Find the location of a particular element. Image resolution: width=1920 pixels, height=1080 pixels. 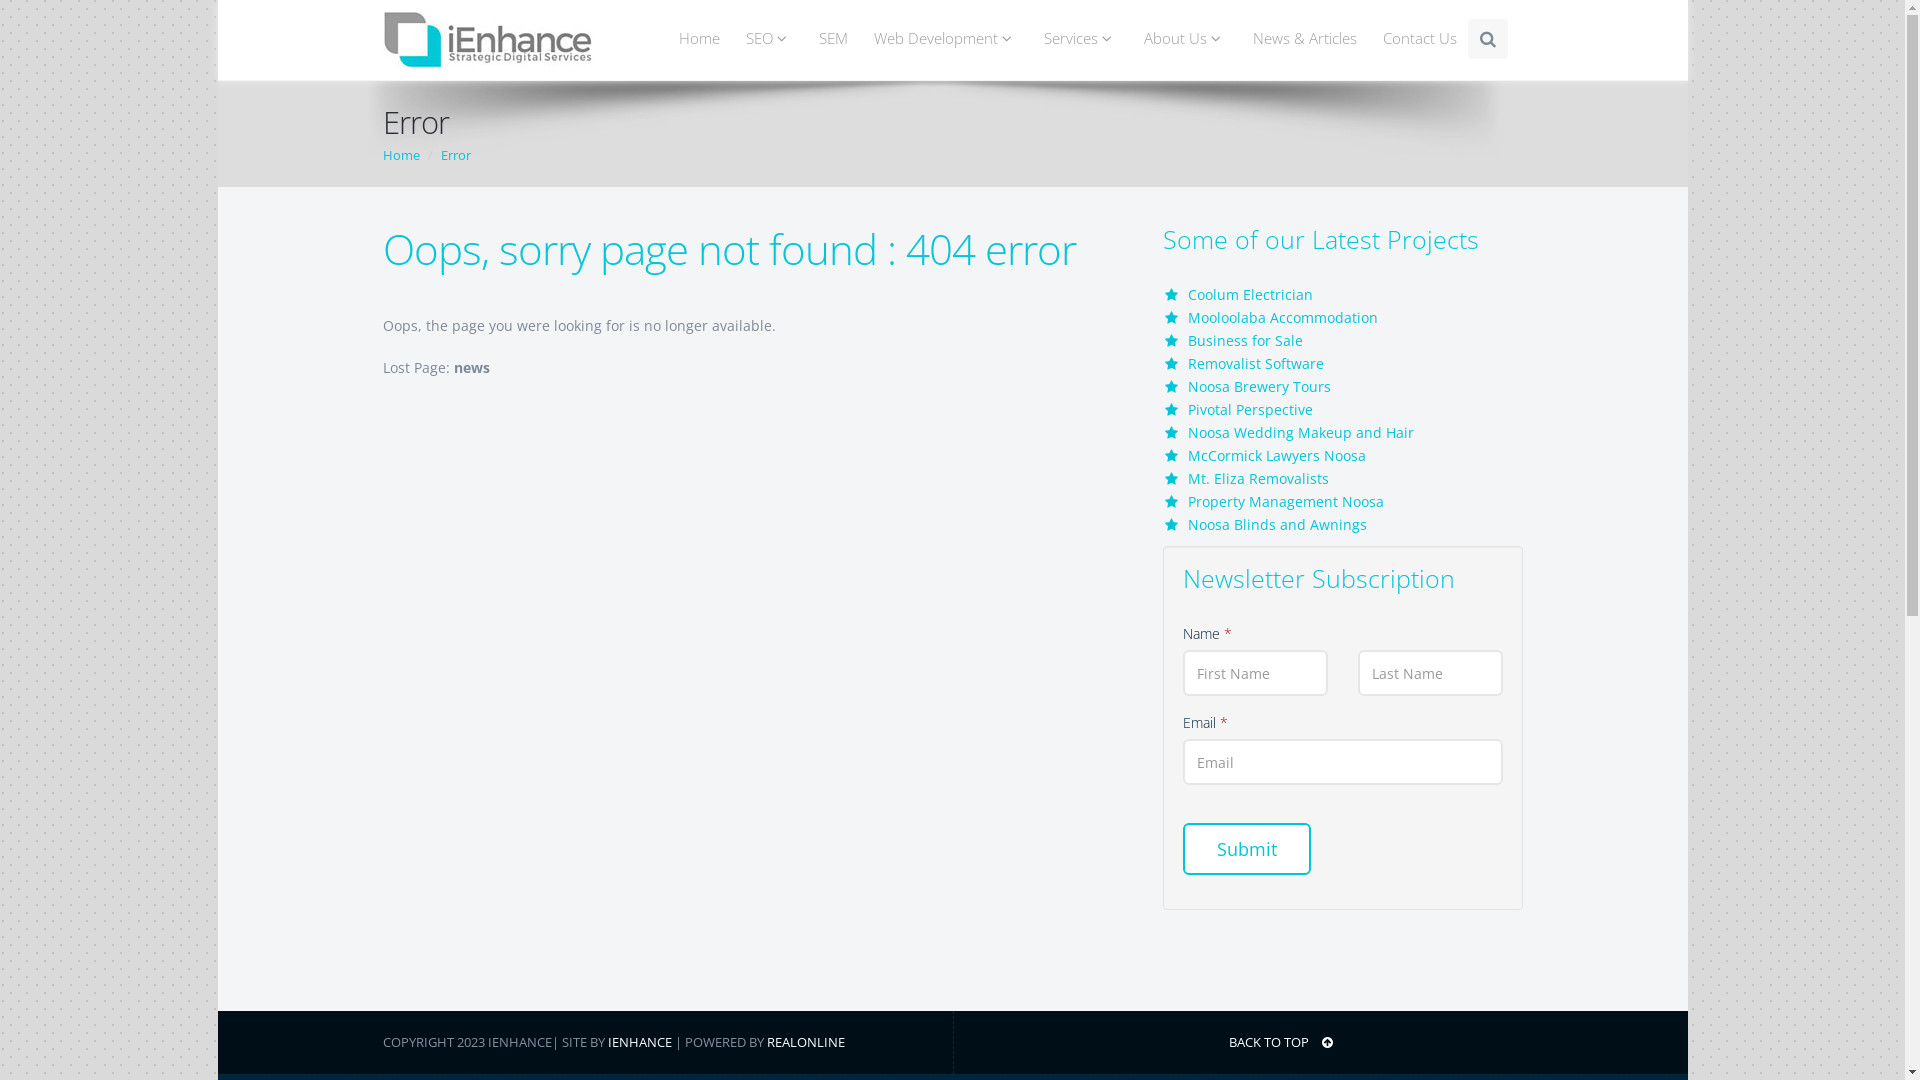

'Contact Us' is located at coordinates (1419, 38).